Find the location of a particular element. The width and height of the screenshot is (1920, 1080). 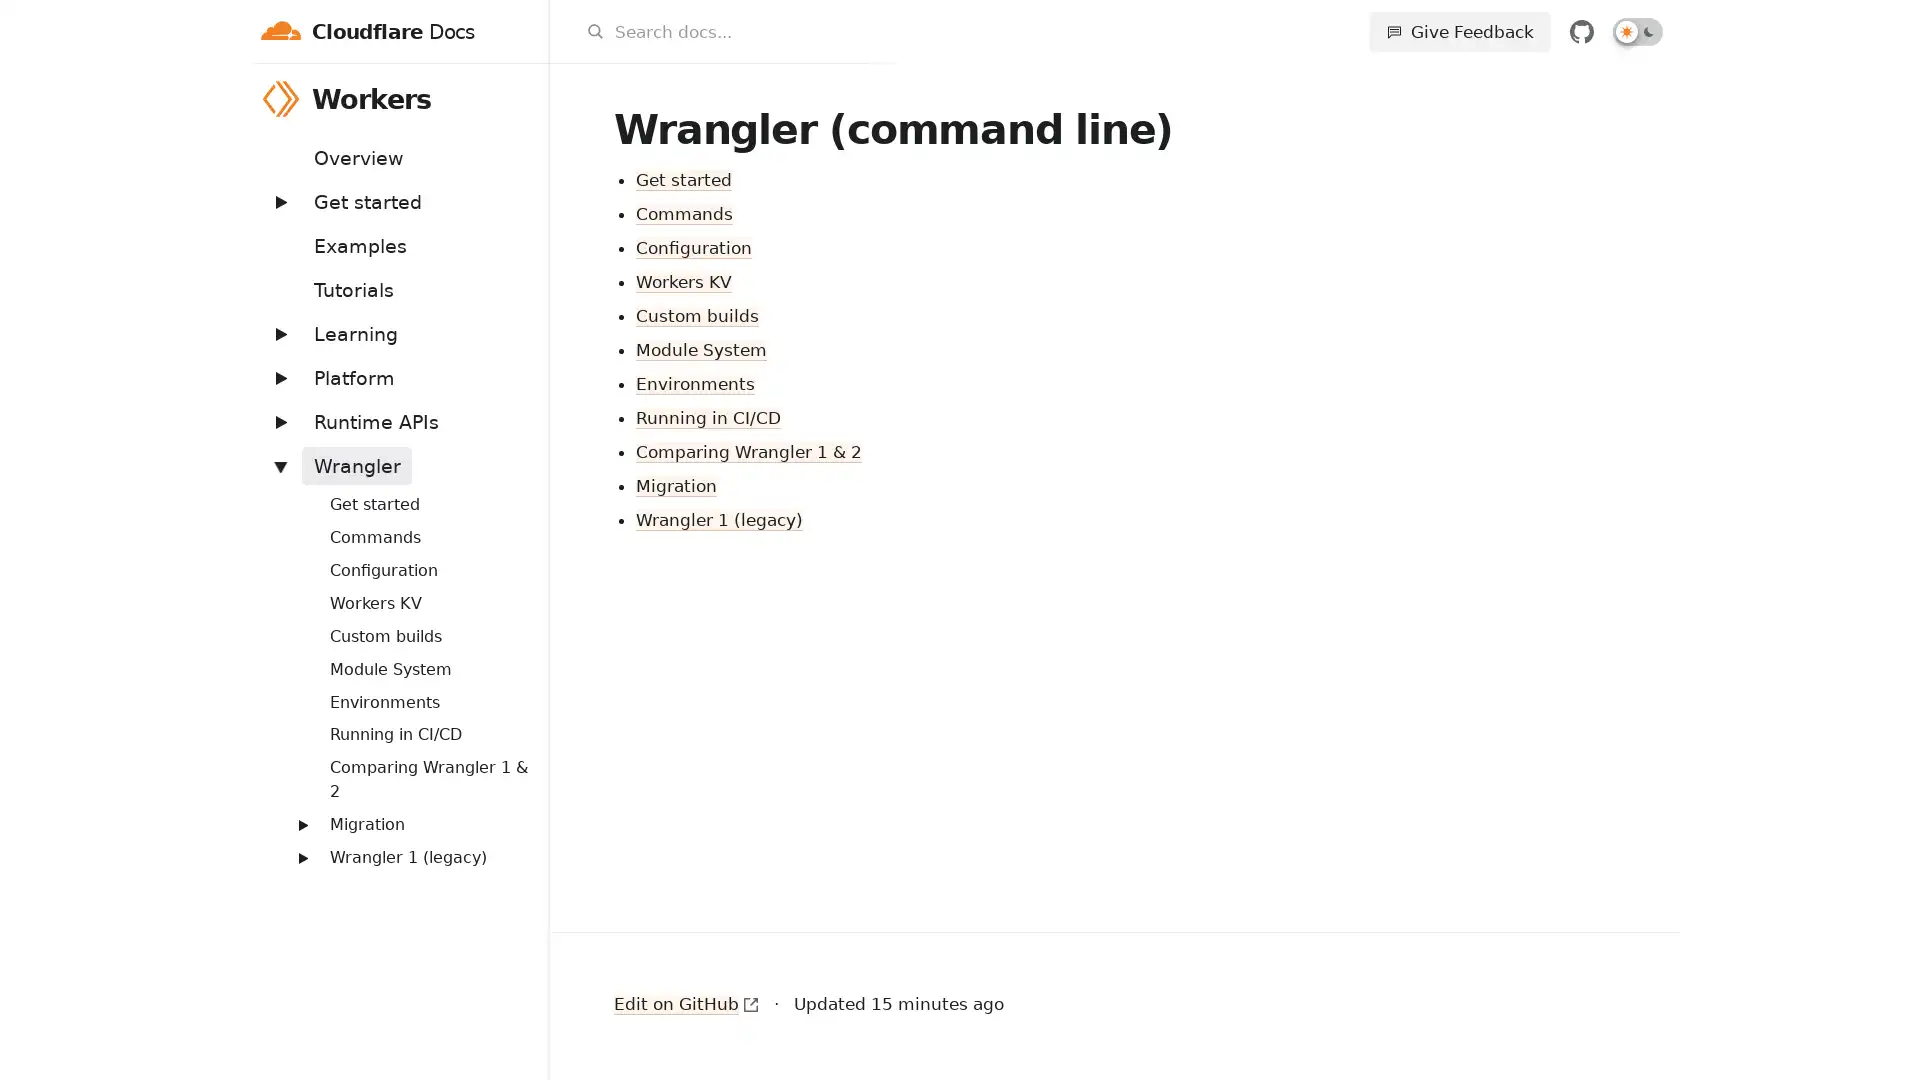

Give Feedback is located at coordinates (1459, 31).